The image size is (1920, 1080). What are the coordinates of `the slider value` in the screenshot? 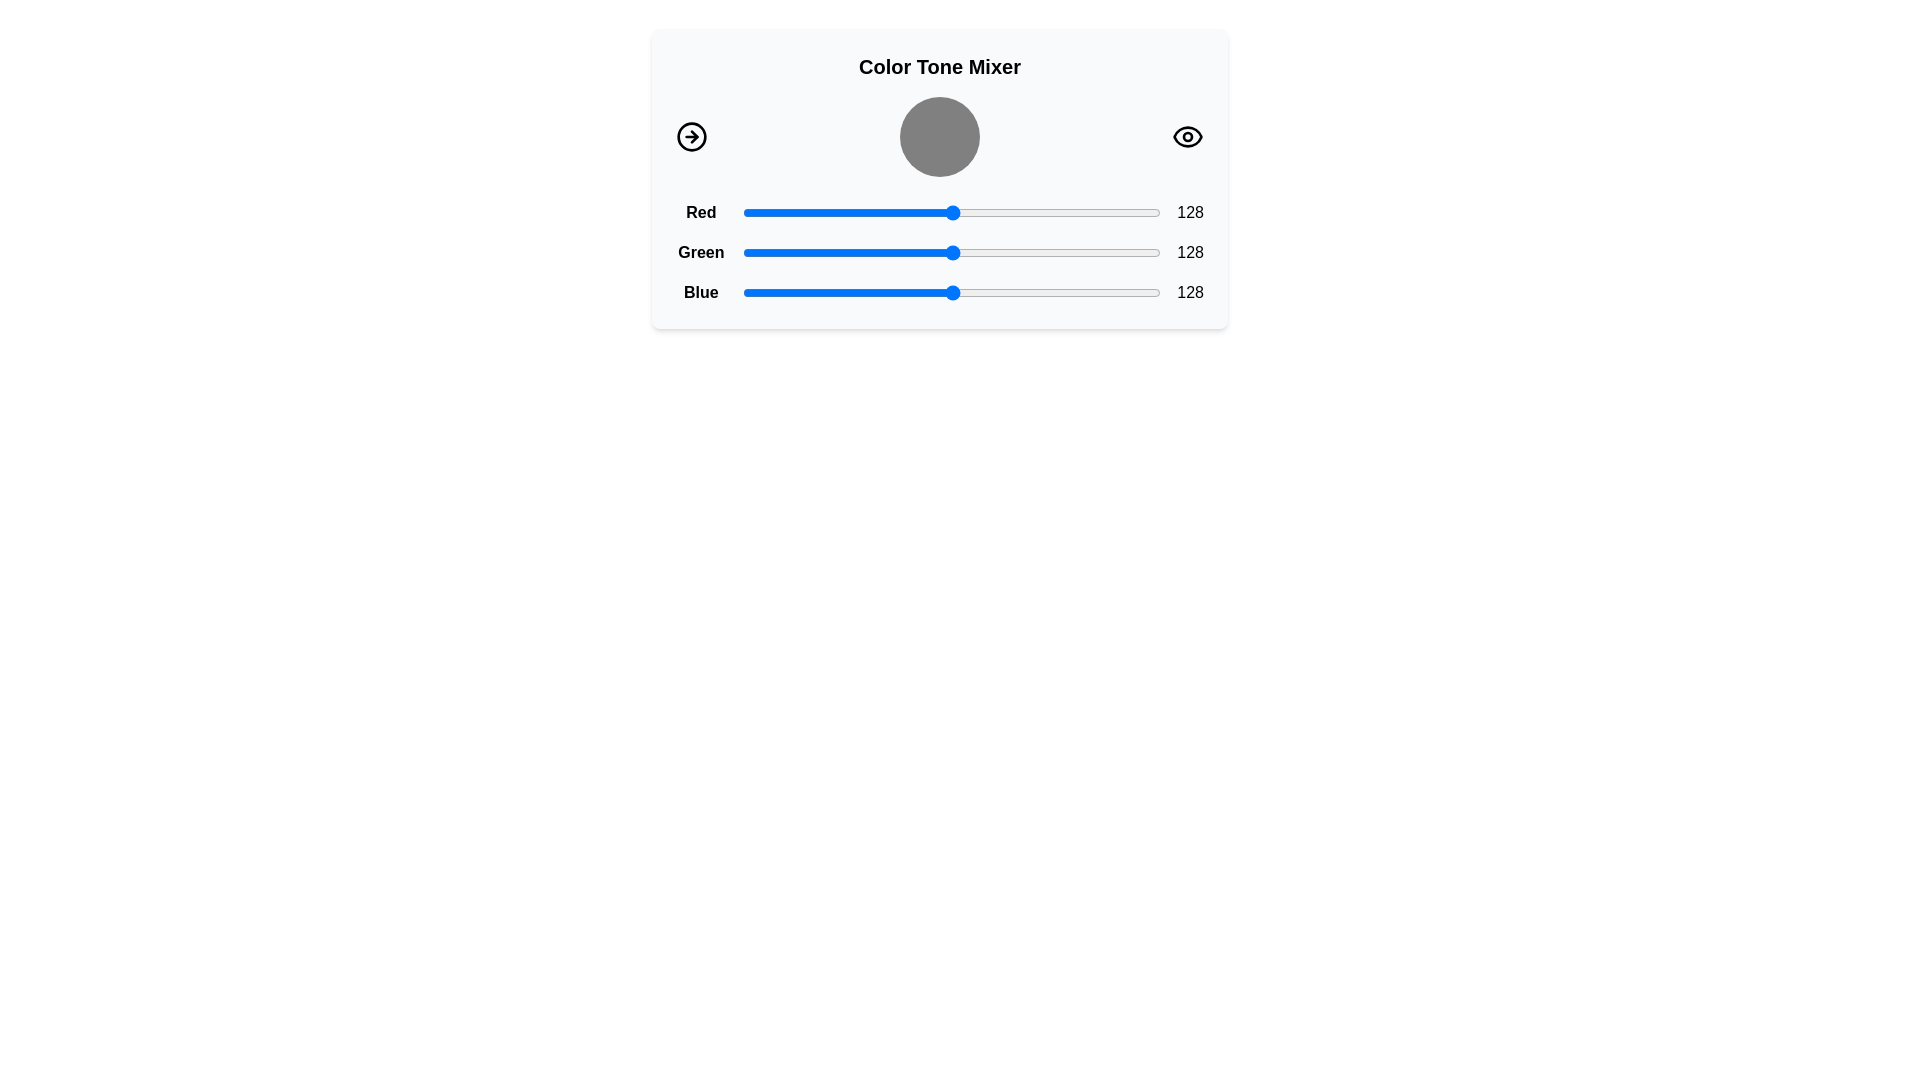 It's located at (1104, 293).